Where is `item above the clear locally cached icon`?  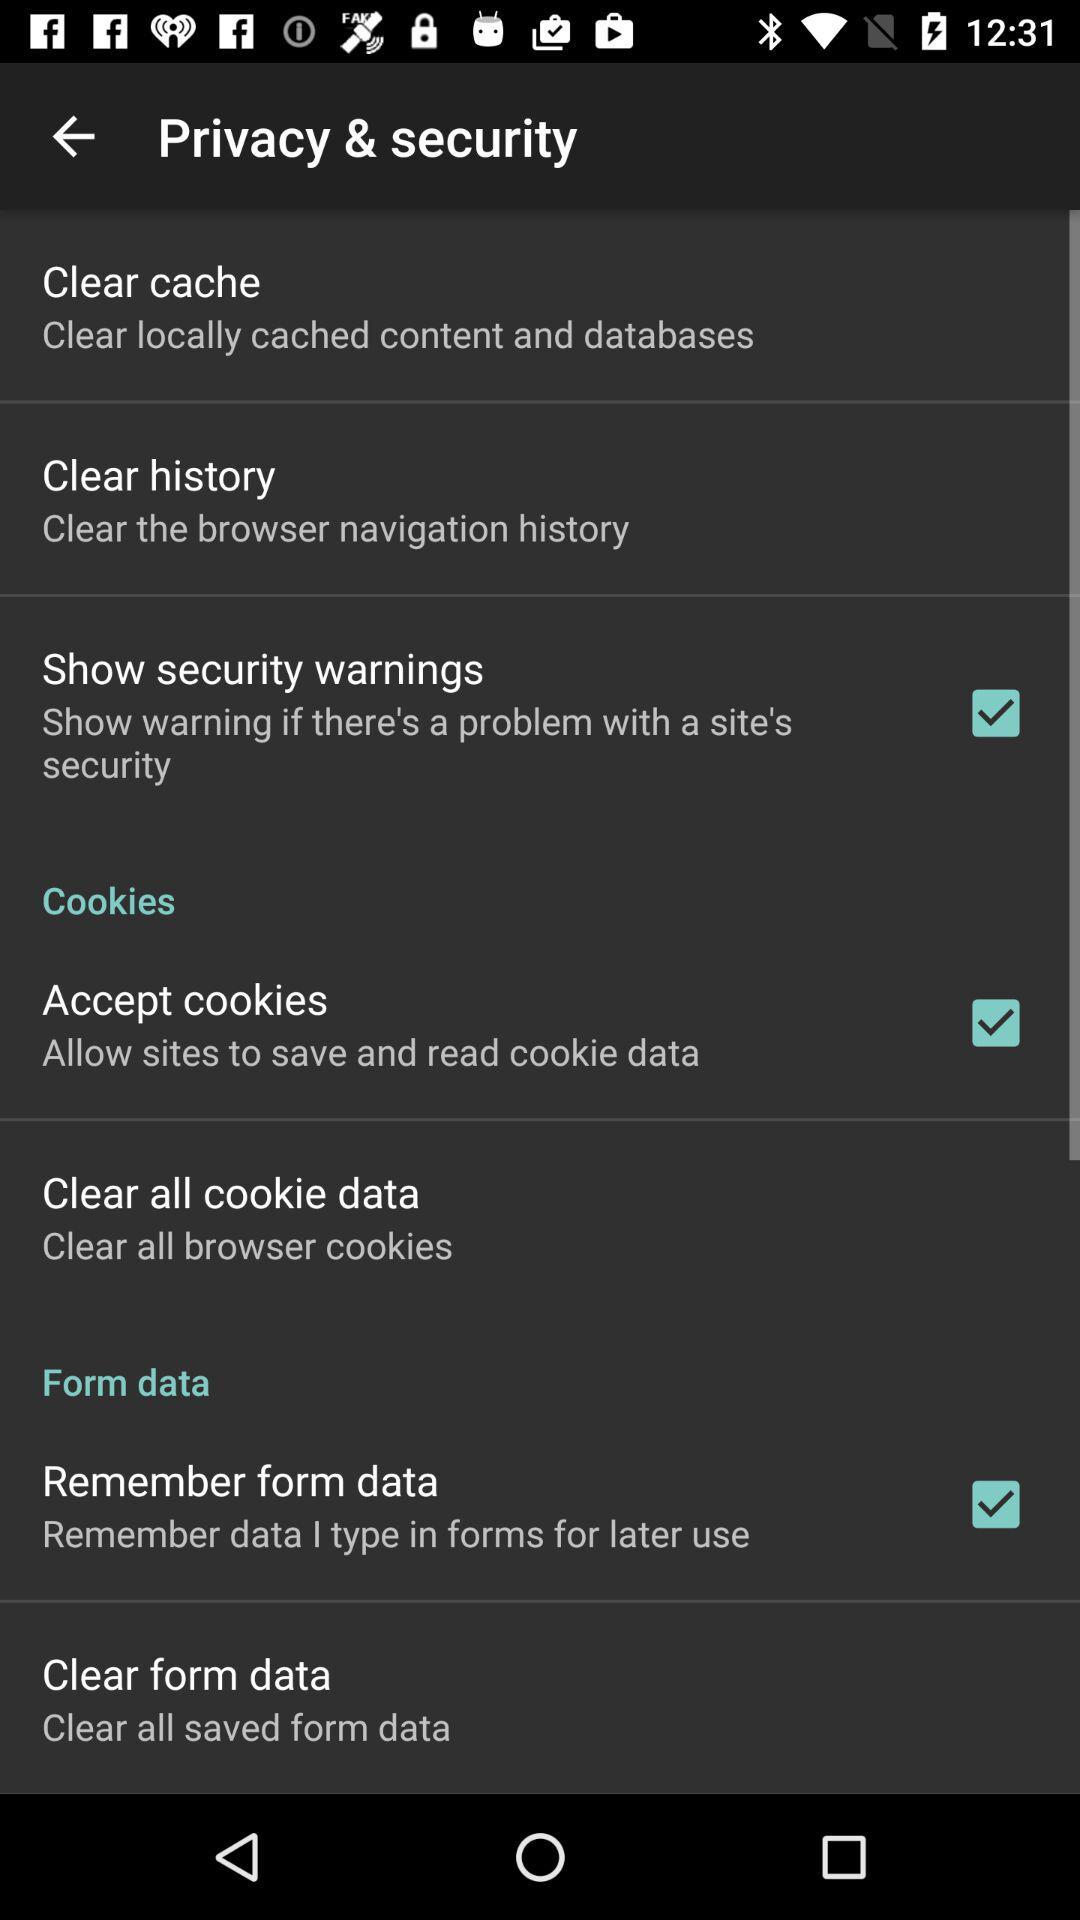
item above the clear locally cached icon is located at coordinates (150, 279).